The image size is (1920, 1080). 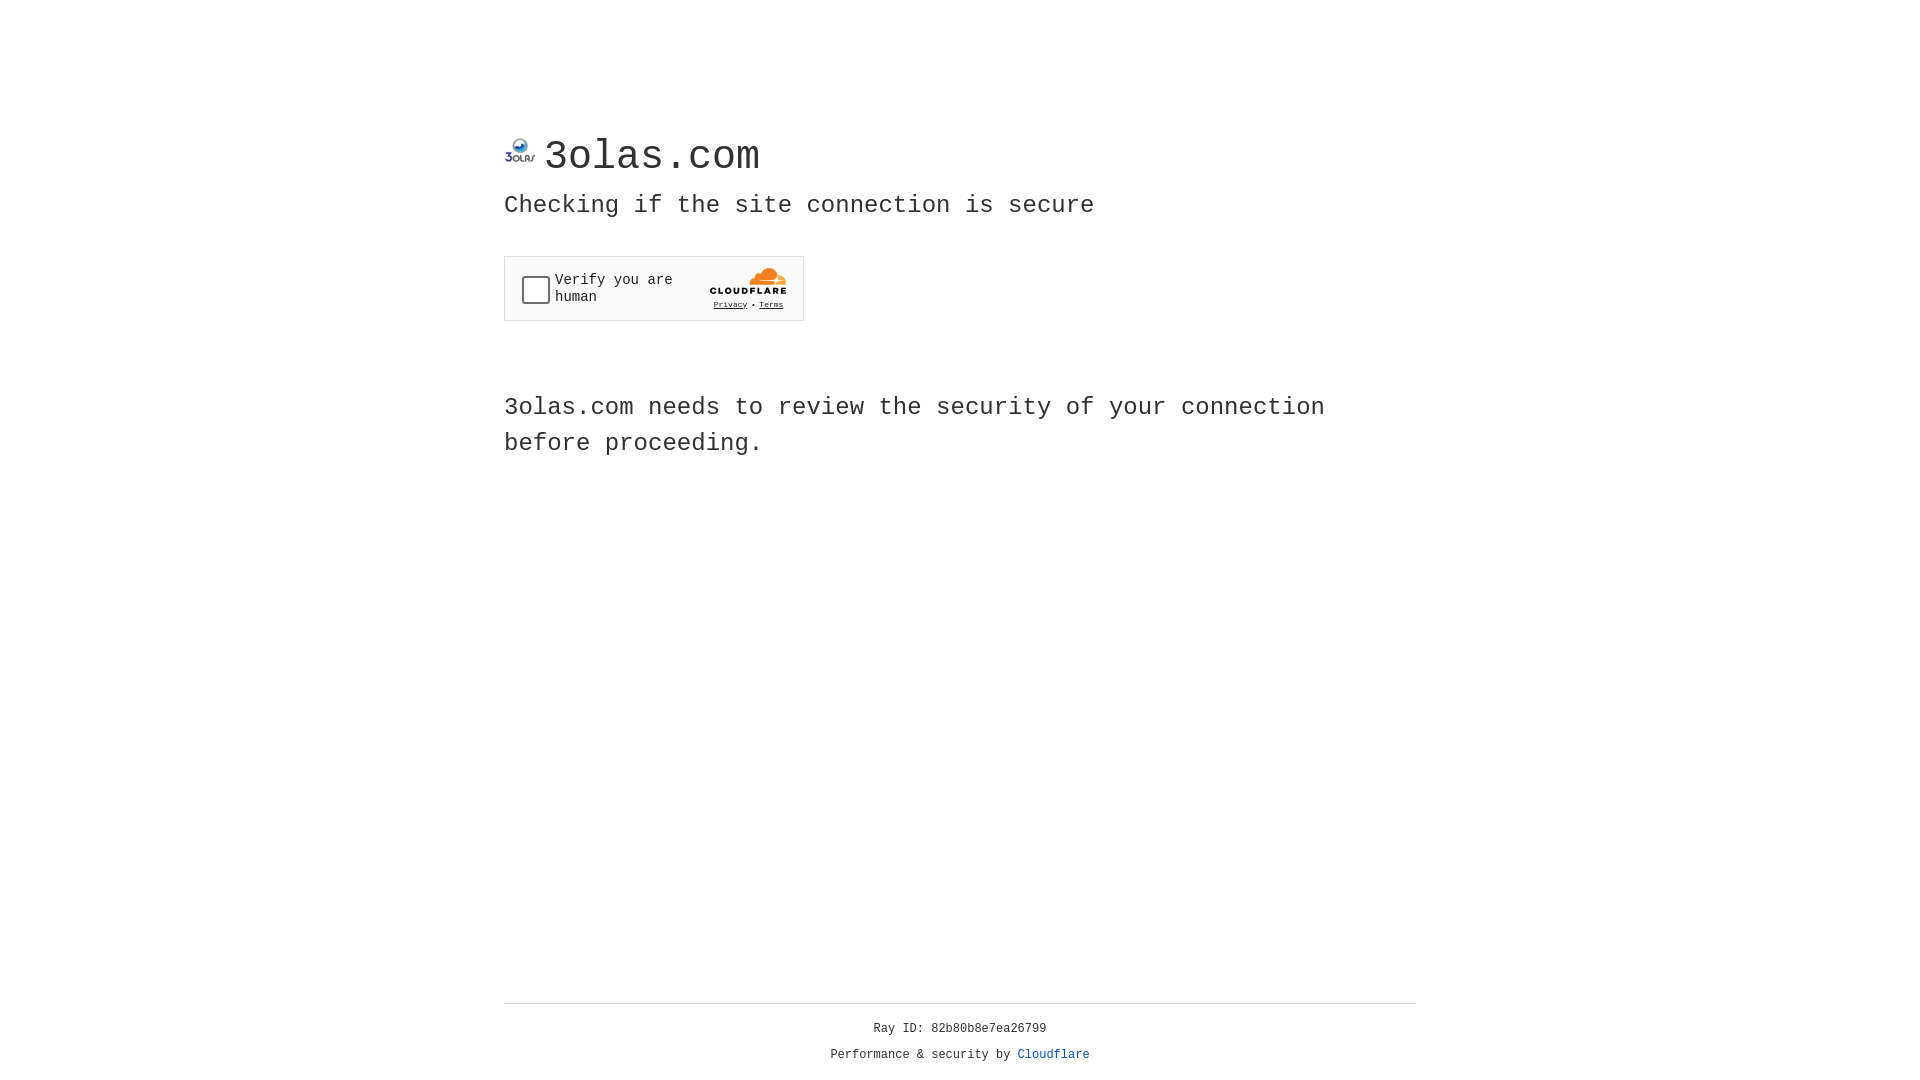 What do you see at coordinates (653, 288) in the screenshot?
I see `'Widget containing a Cloudflare security challenge'` at bounding box center [653, 288].